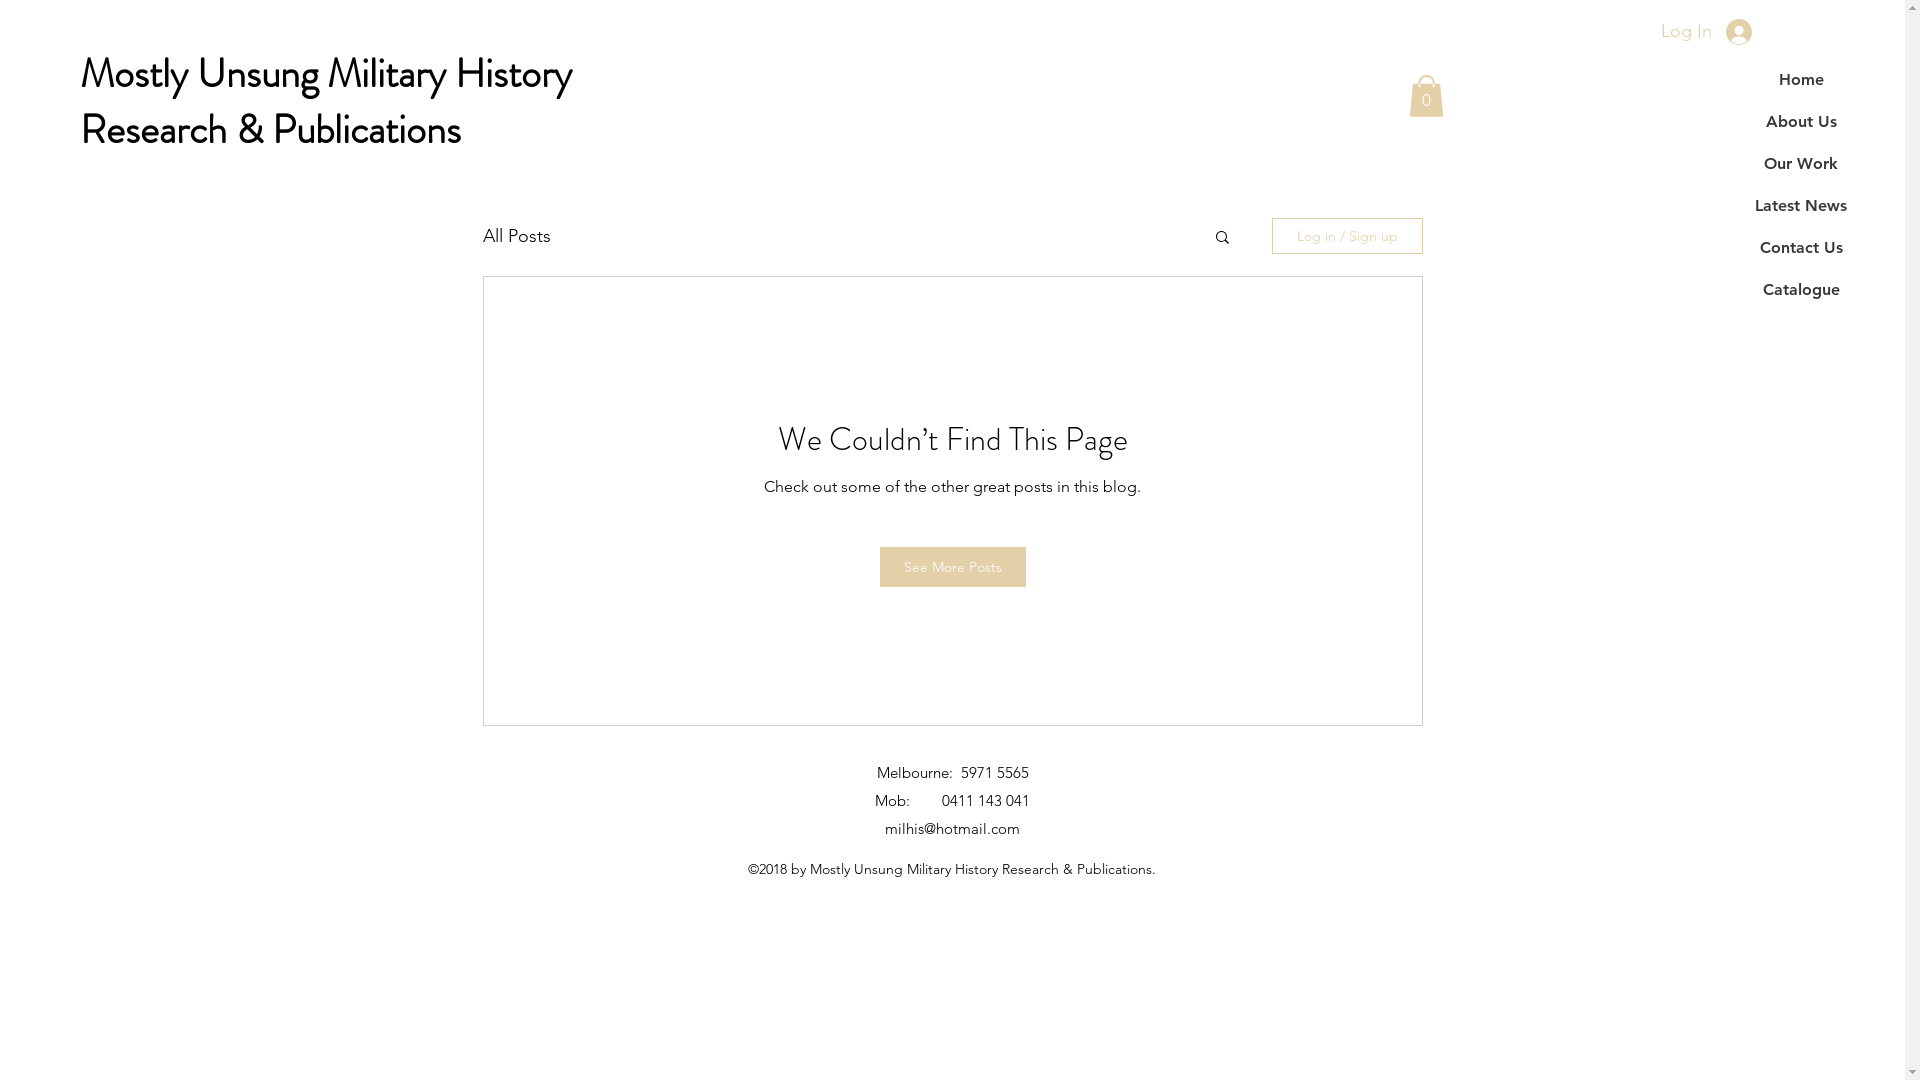 This screenshot has height=1080, width=1920. Describe the element at coordinates (1705, 31) in the screenshot. I see `'Log In'` at that location.